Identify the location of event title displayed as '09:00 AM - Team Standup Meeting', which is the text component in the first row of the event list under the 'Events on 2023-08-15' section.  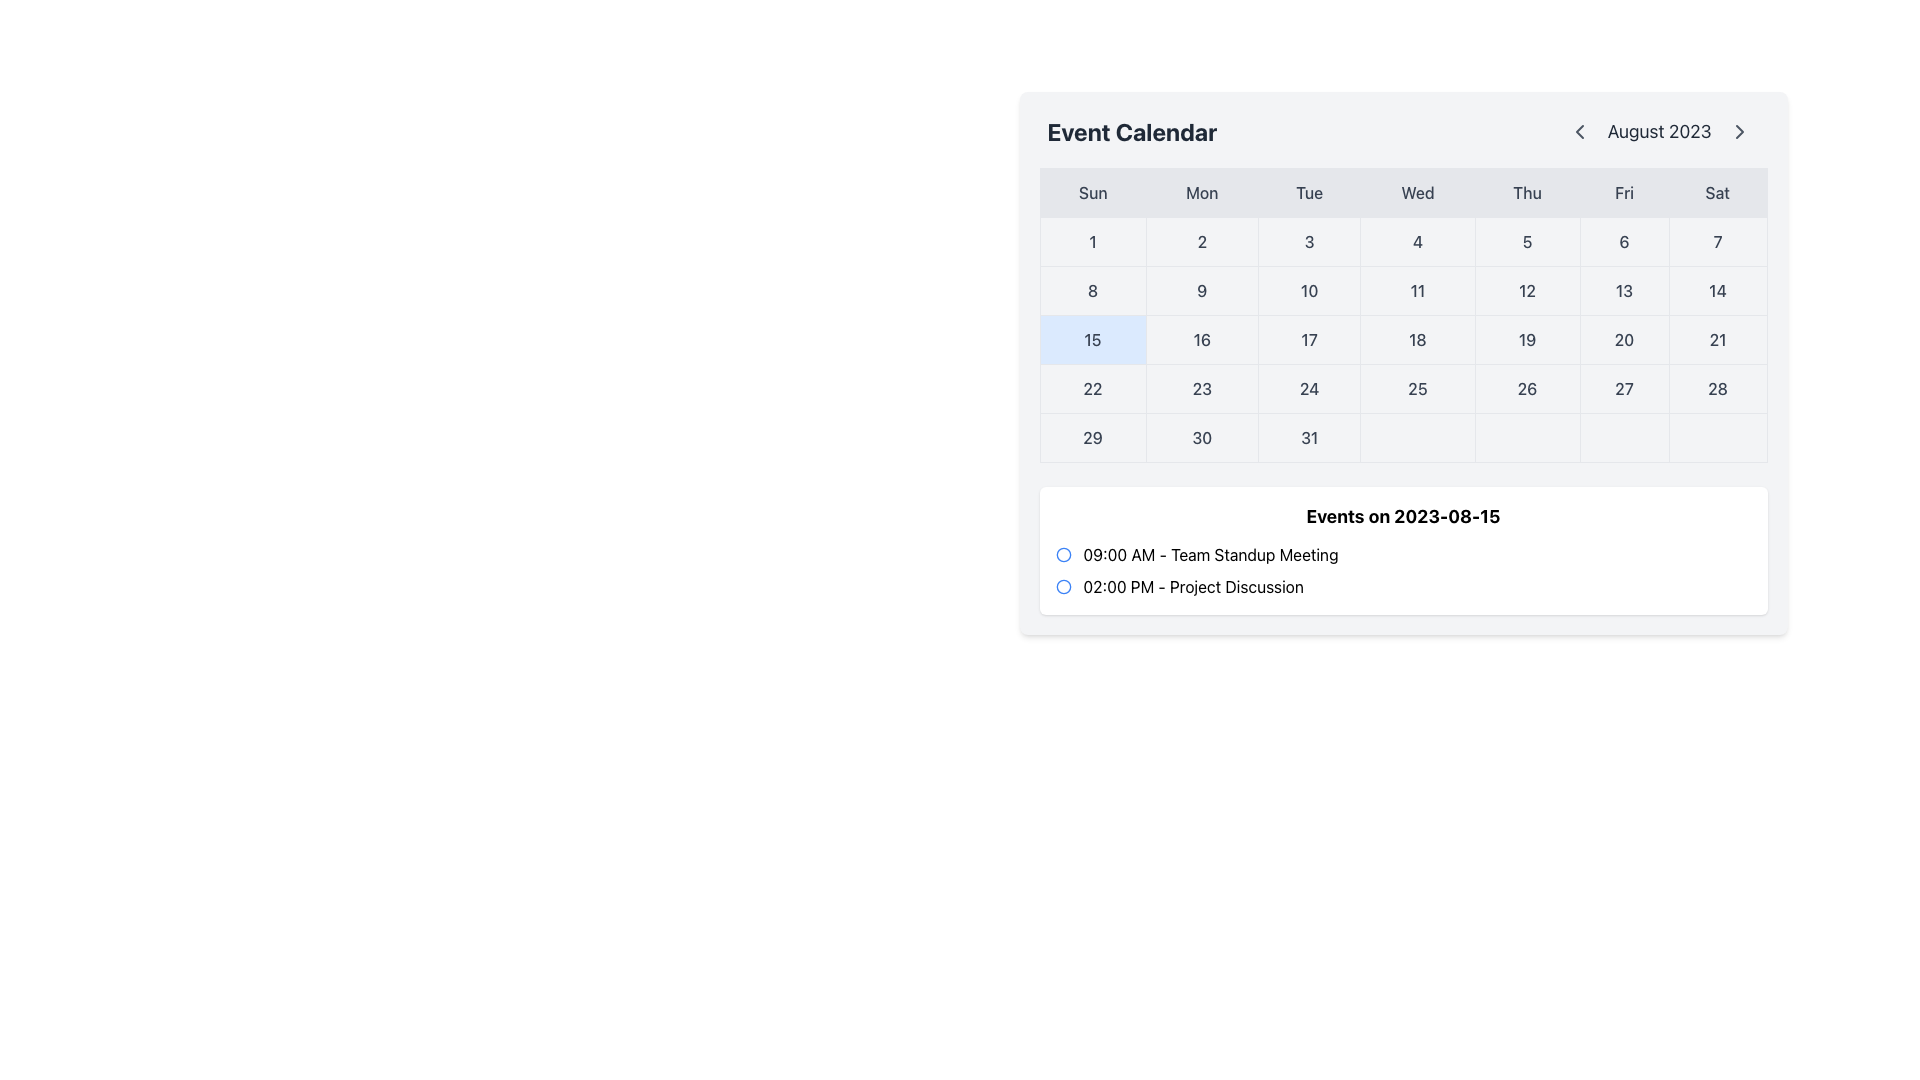
(1209, 555).